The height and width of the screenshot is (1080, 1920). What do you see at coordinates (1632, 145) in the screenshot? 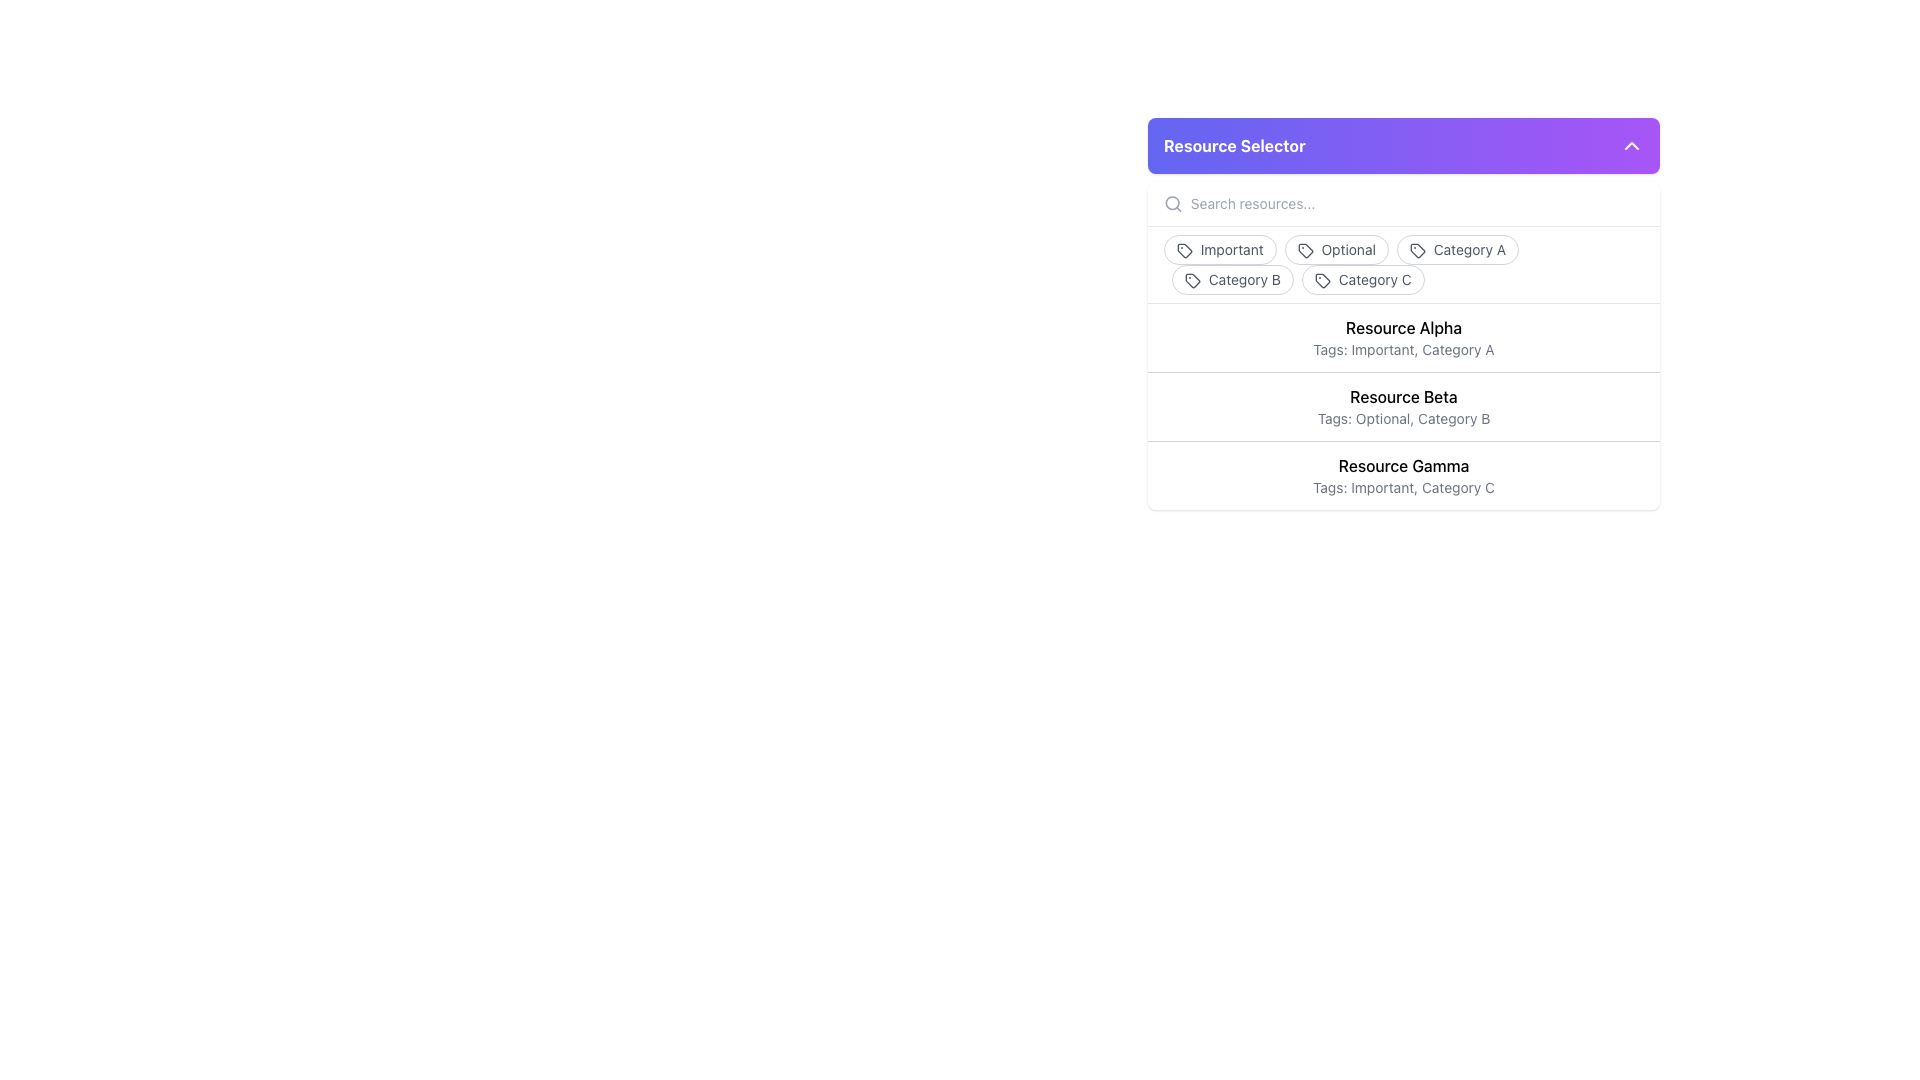
I see `the chevron icon button located at the far-right end of the purple 'Resource Selector' header` at bounding box center [1632, 145].